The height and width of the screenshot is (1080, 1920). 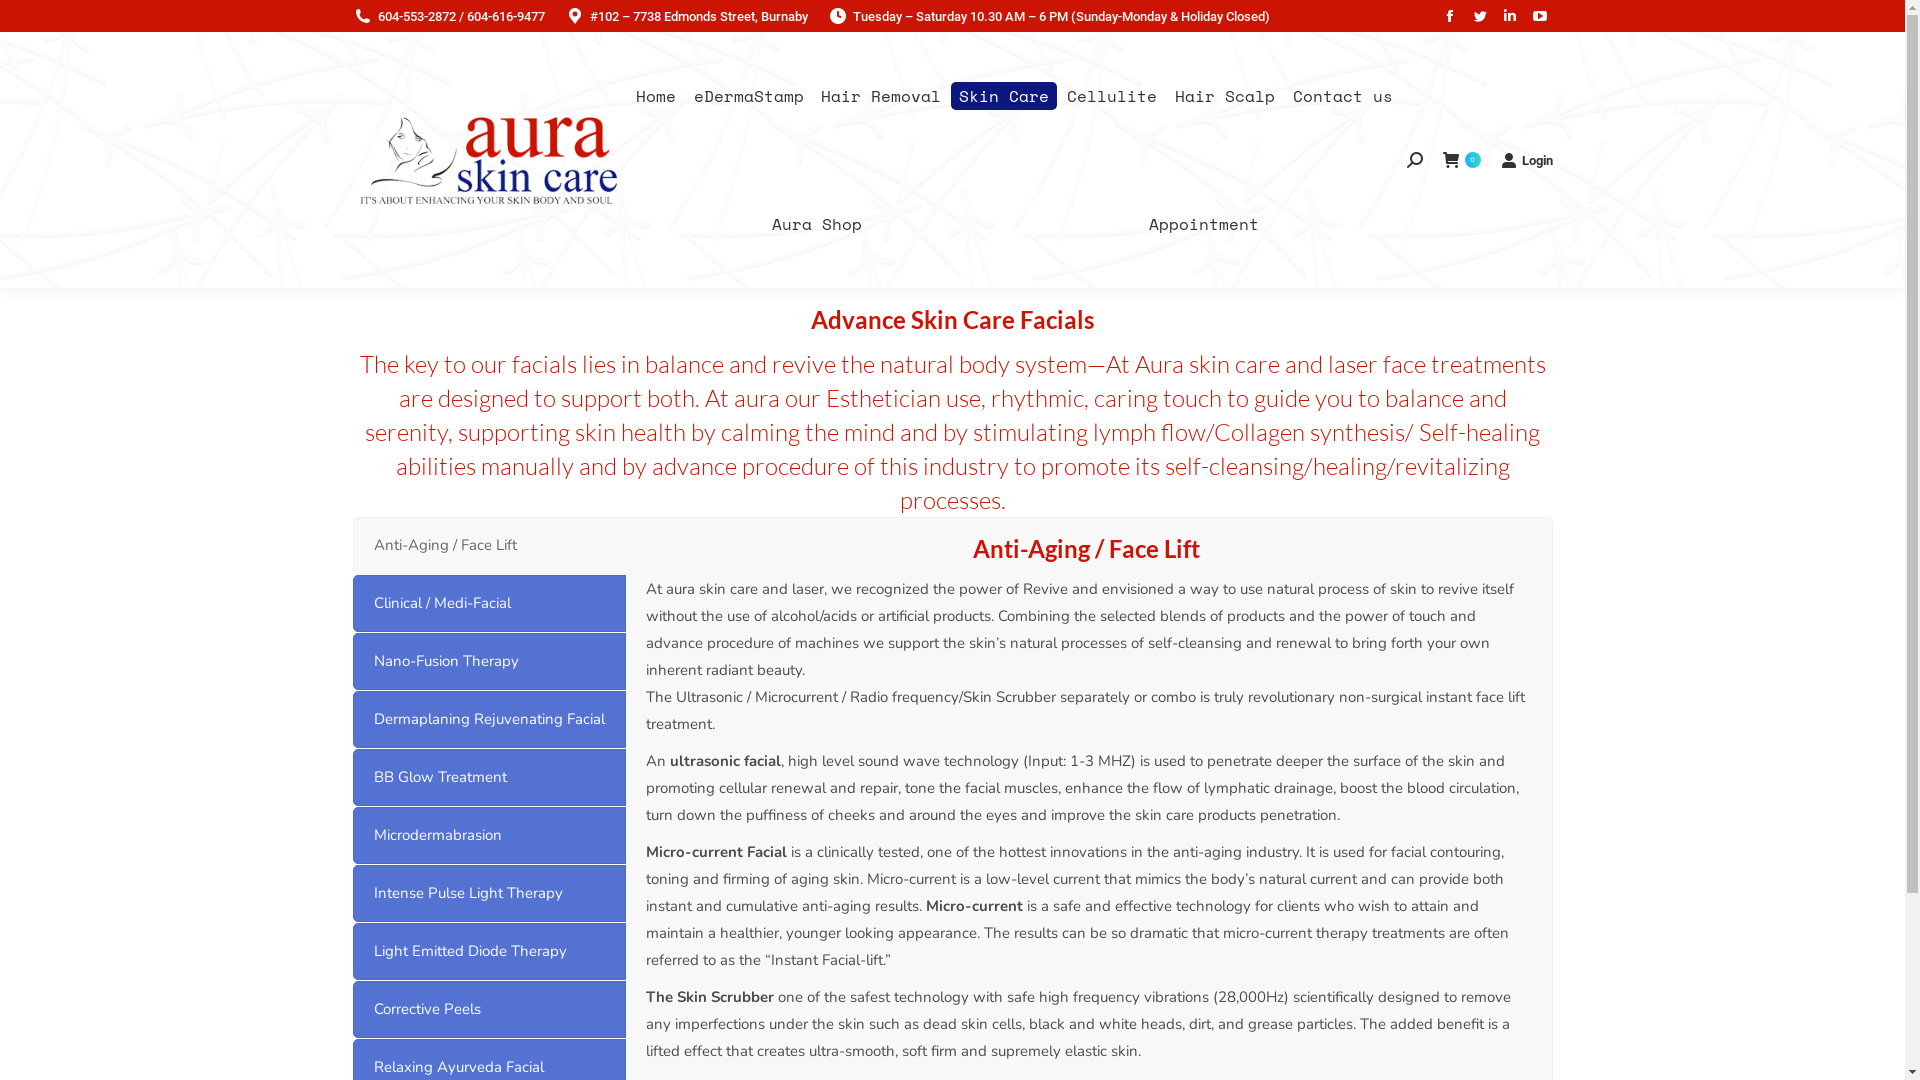 I want to click on 'Contact us', so click(x=1343, y=96).